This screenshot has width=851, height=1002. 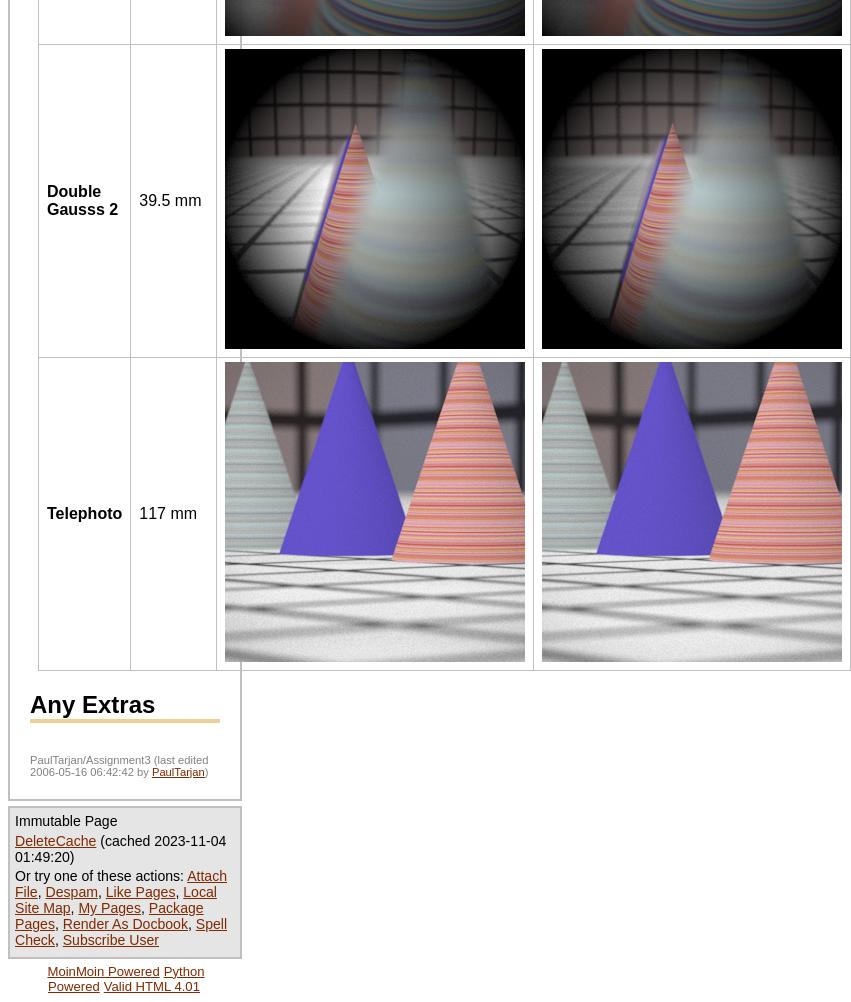 What do you see at coordinates (166, 512) in the screenshot?
I see `'117 mm'` at bounding box center [166, 512].